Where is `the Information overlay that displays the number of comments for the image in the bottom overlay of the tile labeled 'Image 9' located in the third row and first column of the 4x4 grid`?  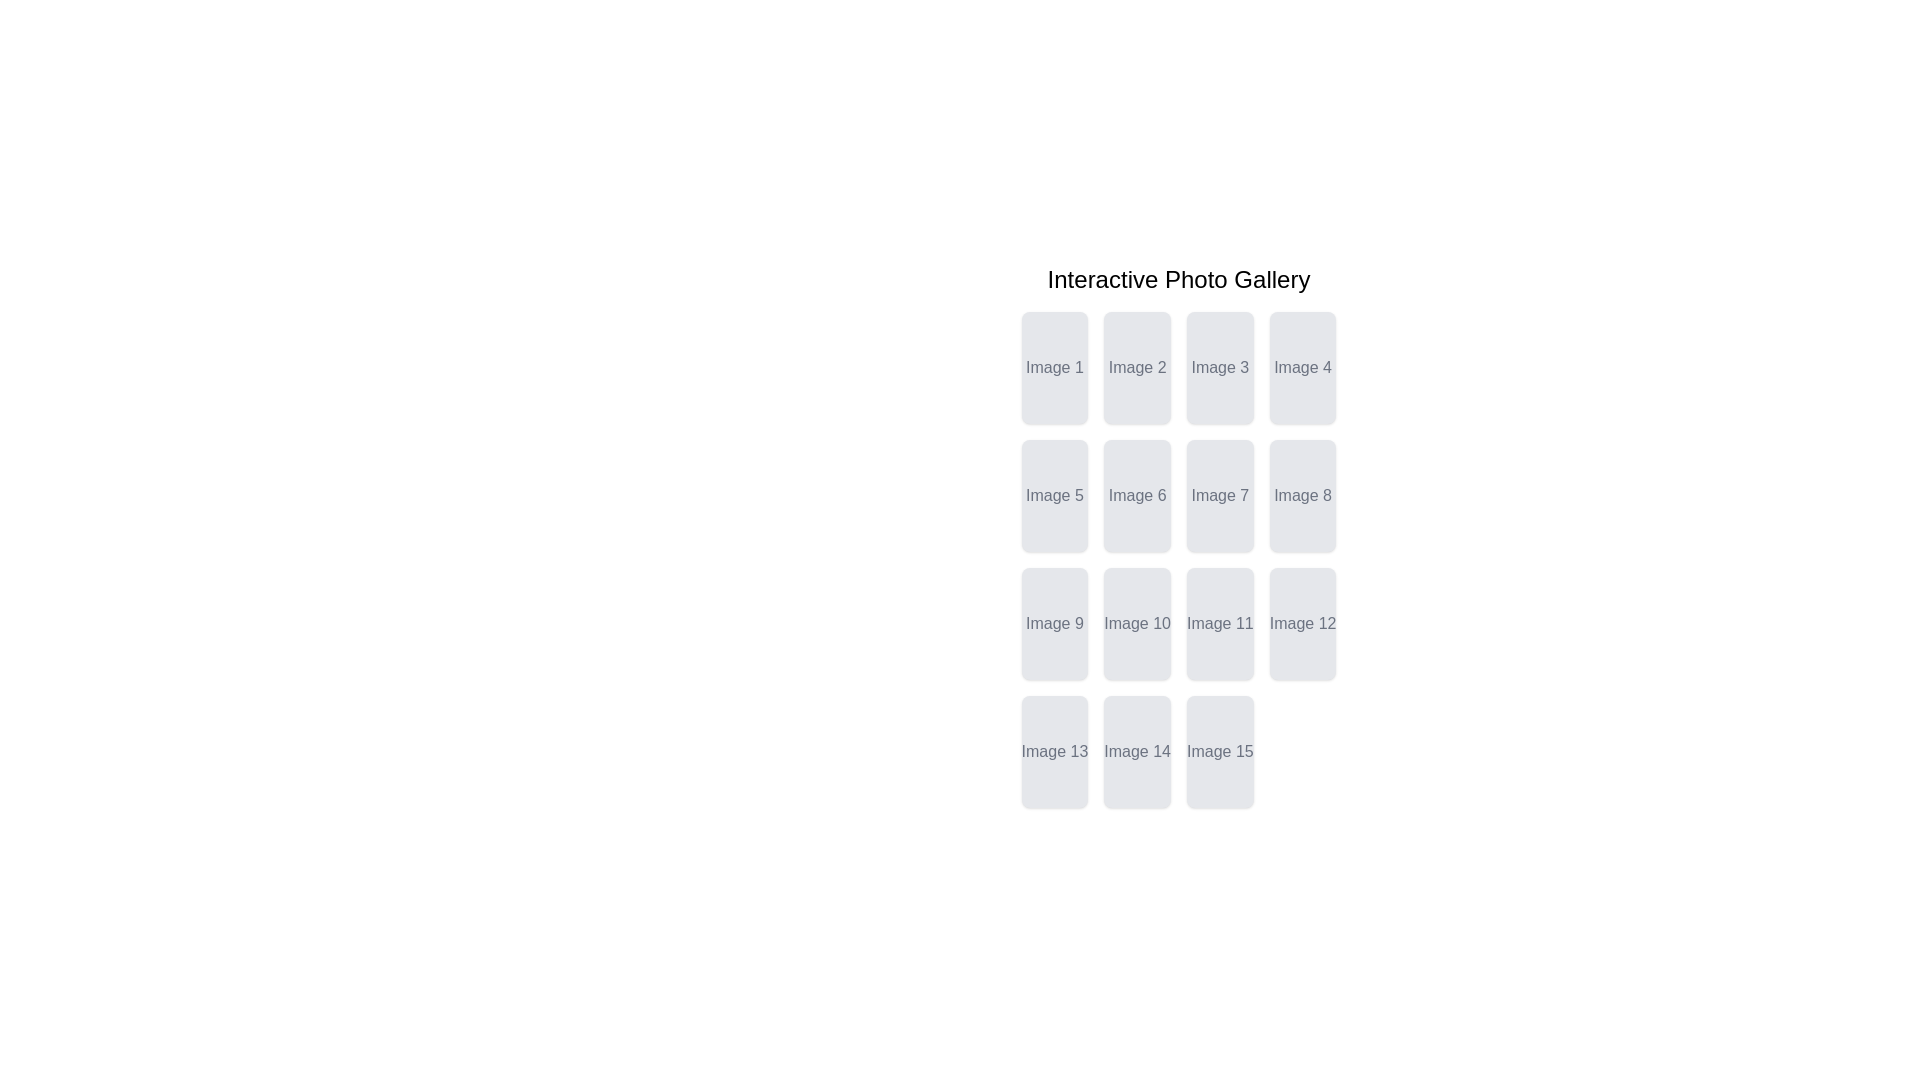
the Information overlay that displays the number of comments for the image in the bottom overlay of the tile labeled 'Image 9' located in the third row and first column of the 4x4 grid is located at coordinates (1053, 640).